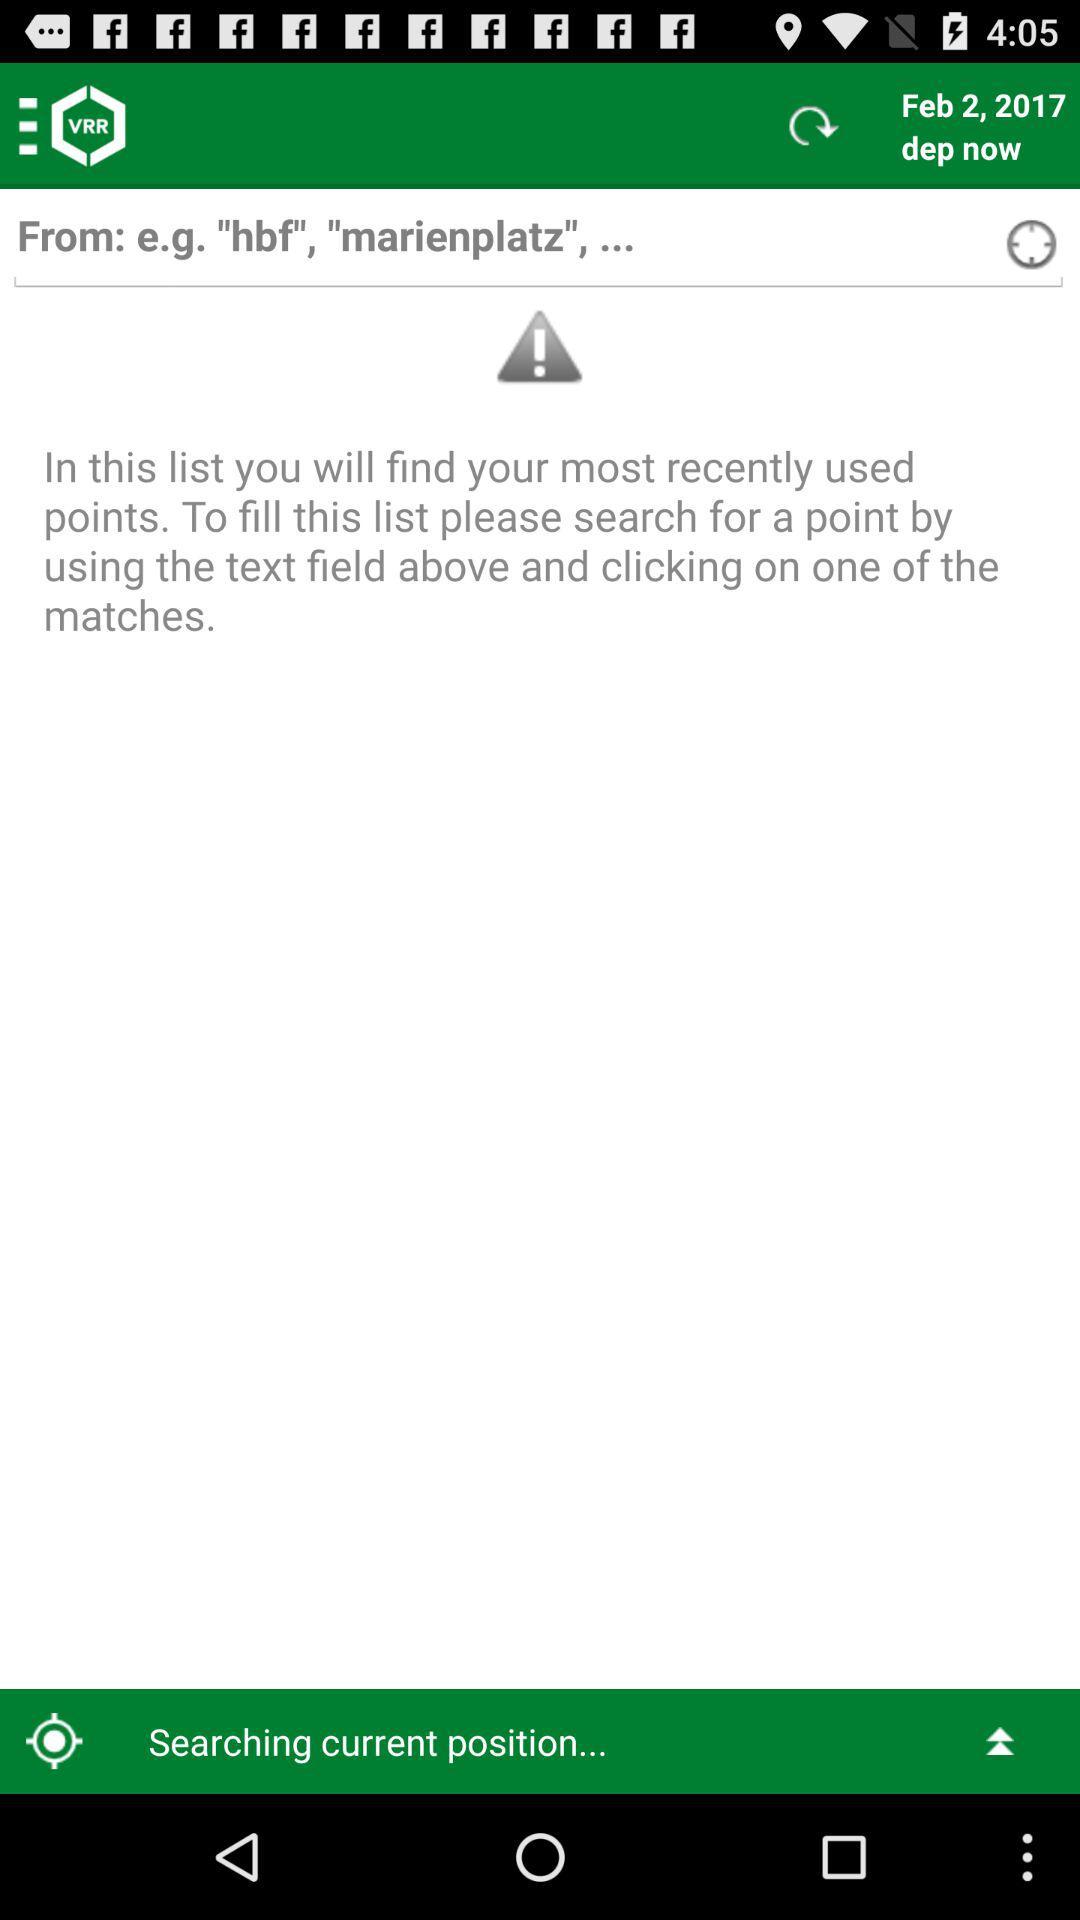 The height and width of the screenshot is (1920, 1080). What do you see at coordinates (537, 244) in the screenshot?
I see `enter the search point` at bounding box center [537, 244].